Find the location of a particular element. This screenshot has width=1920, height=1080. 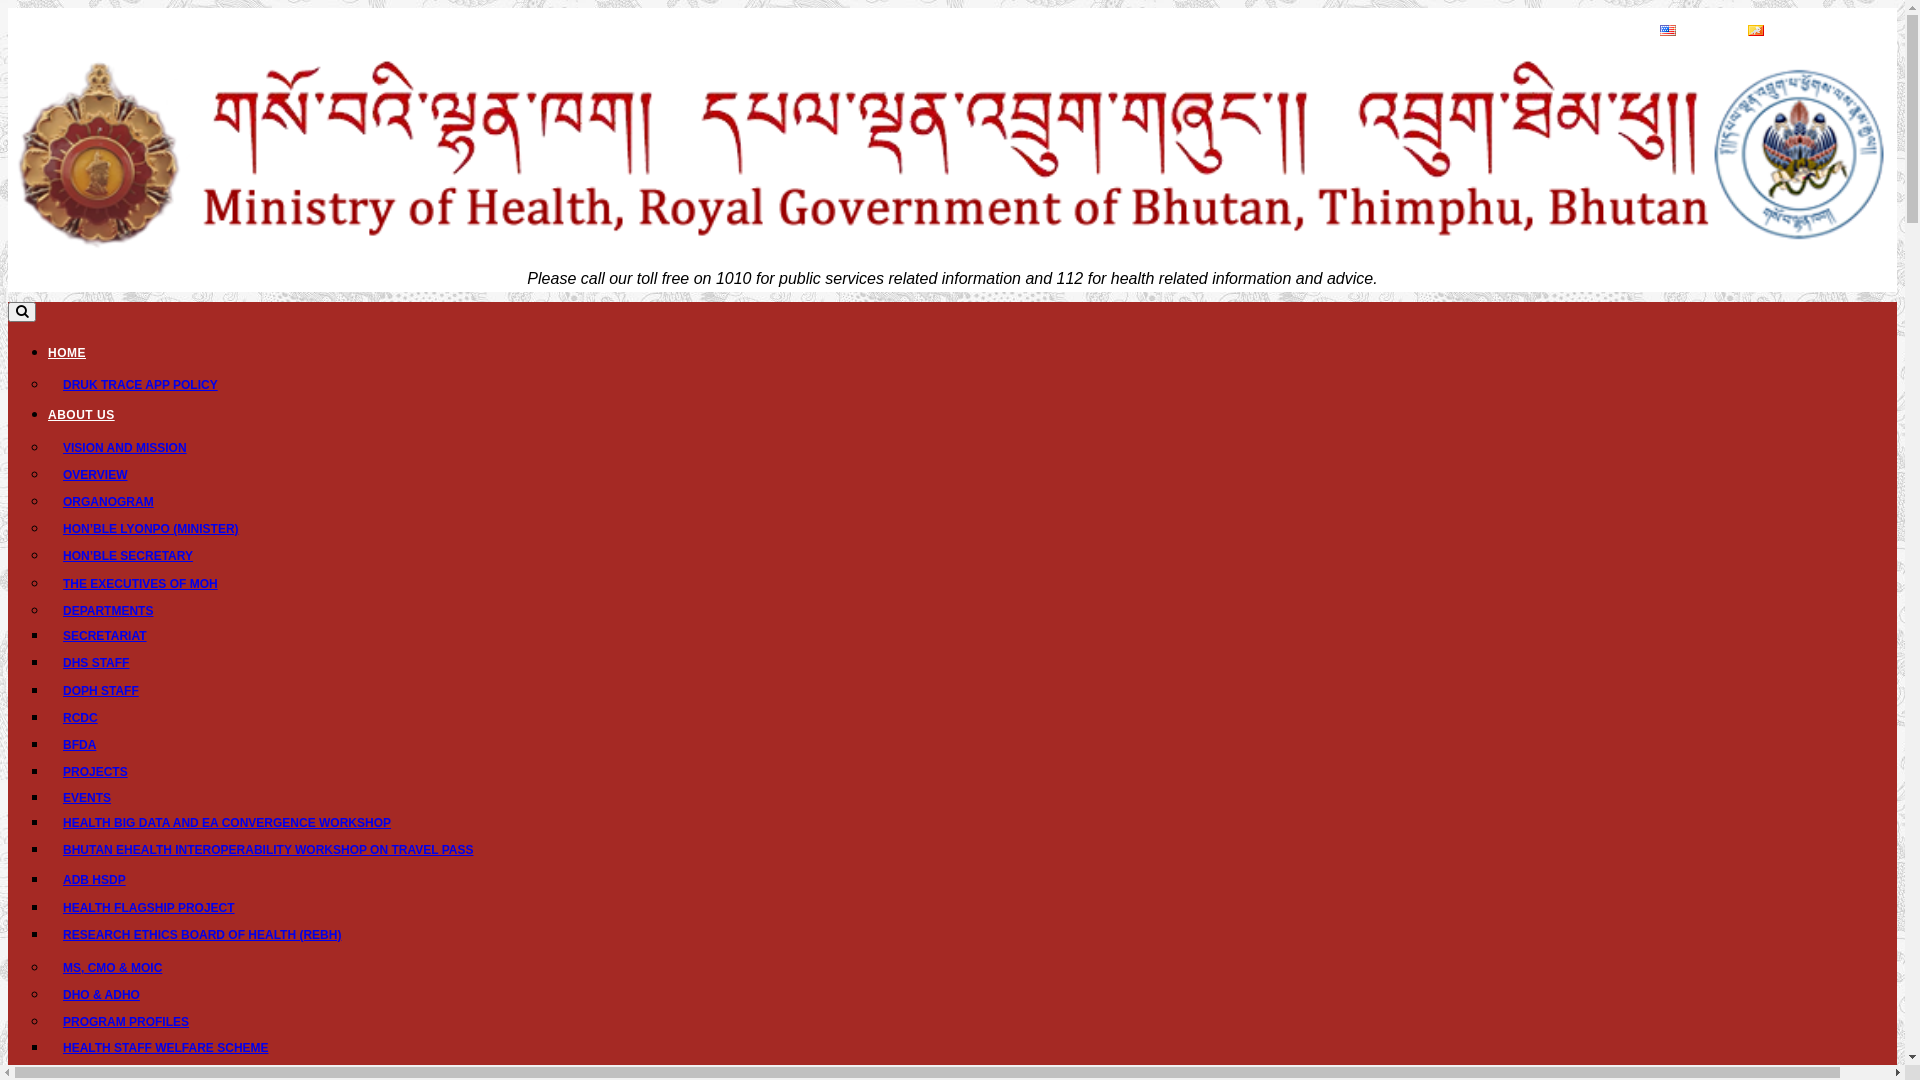

'DOPH STAFF' is located at coordinates (109, 689).